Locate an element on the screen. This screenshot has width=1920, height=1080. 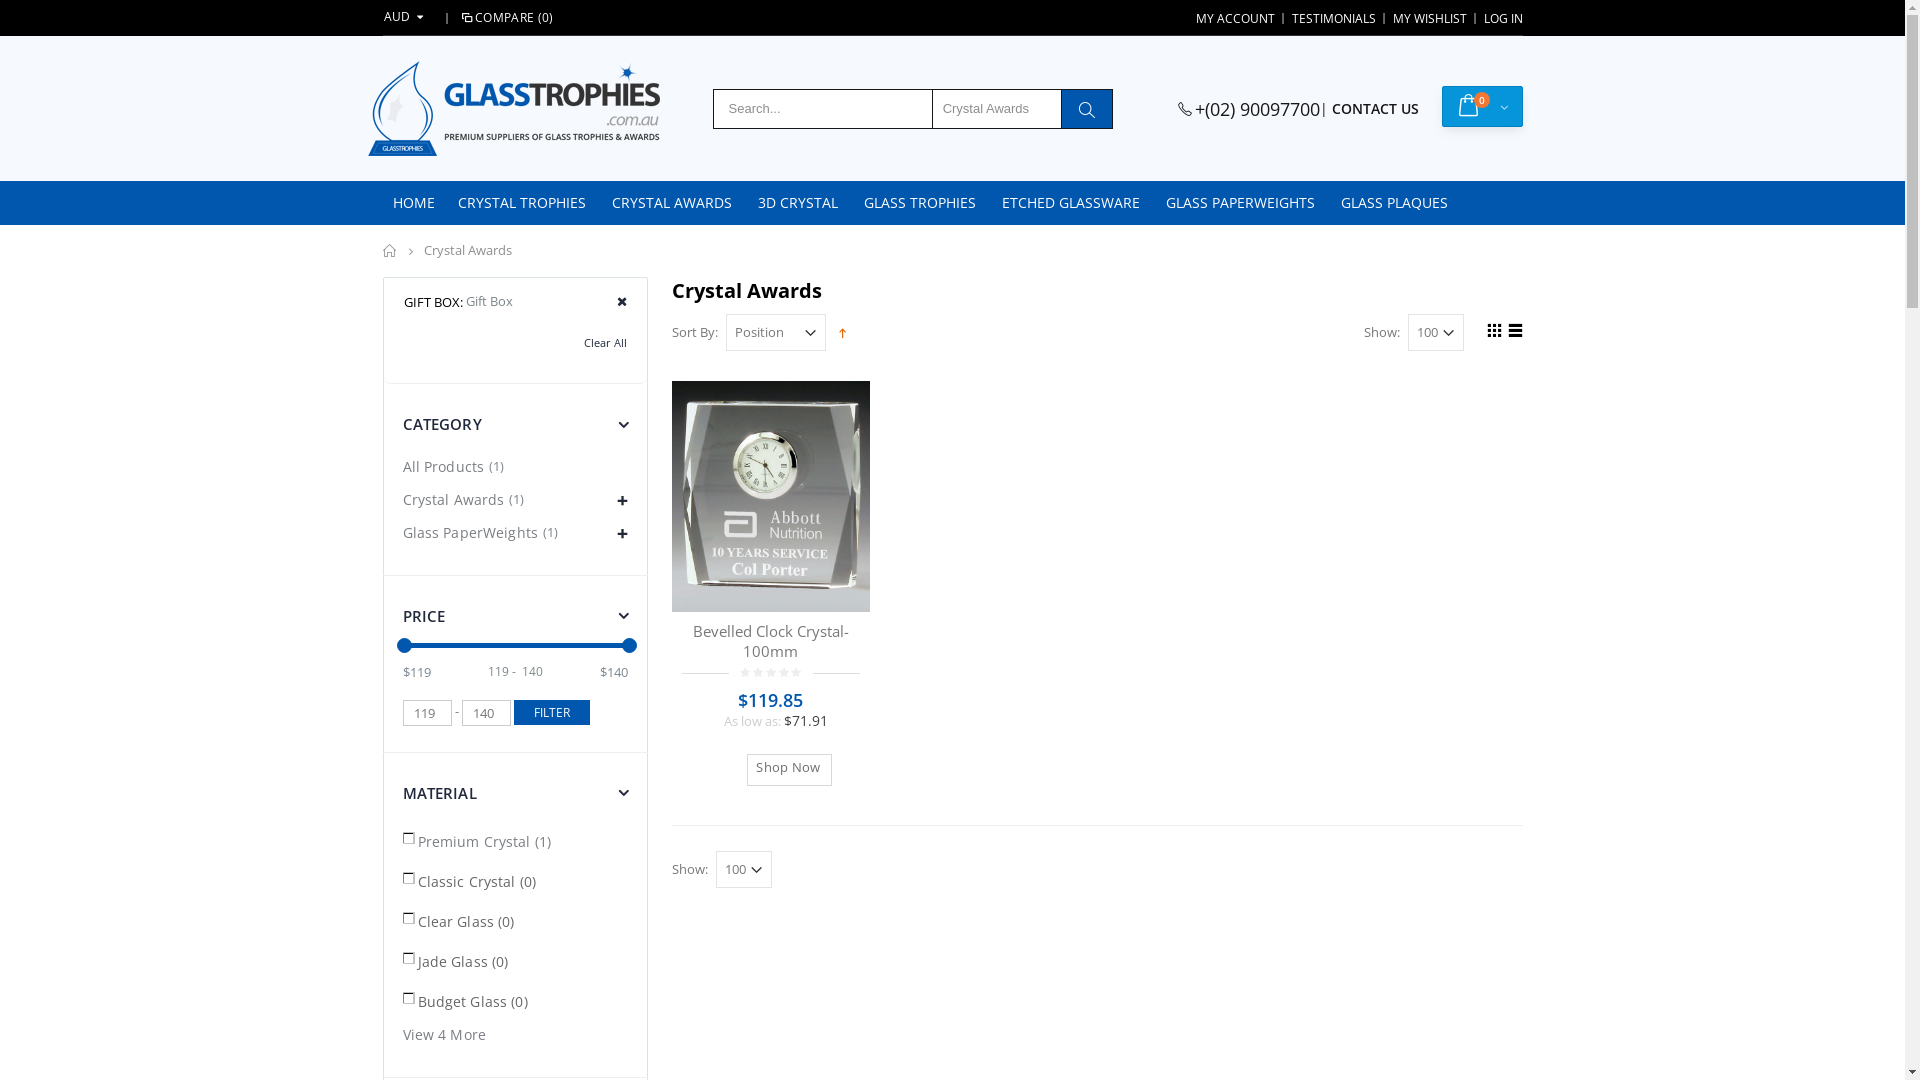
'GLASS PLAQUES' is located at coordinates (1392, 203).